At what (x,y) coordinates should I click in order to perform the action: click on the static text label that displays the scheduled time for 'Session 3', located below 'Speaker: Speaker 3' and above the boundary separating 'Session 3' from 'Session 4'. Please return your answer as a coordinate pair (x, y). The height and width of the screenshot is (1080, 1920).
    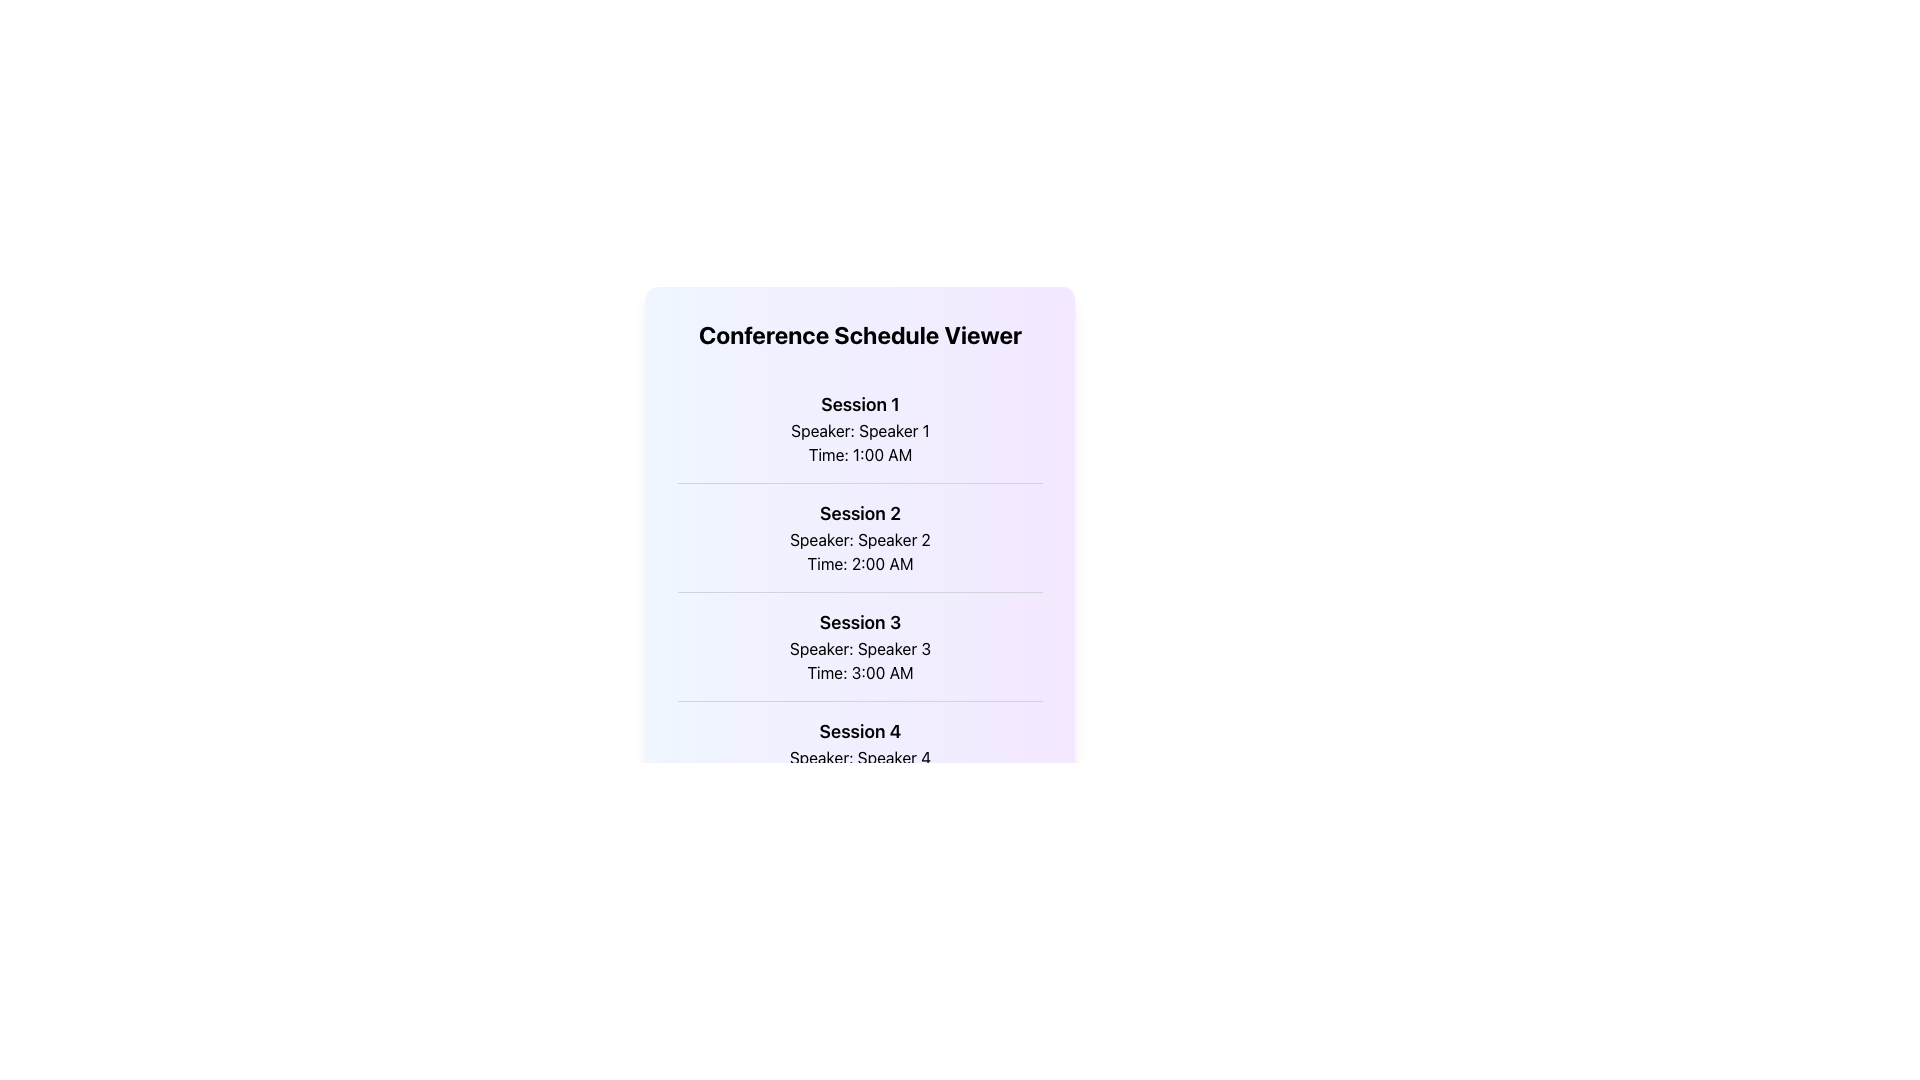
    Looking at the image, I should click on (860, 672).